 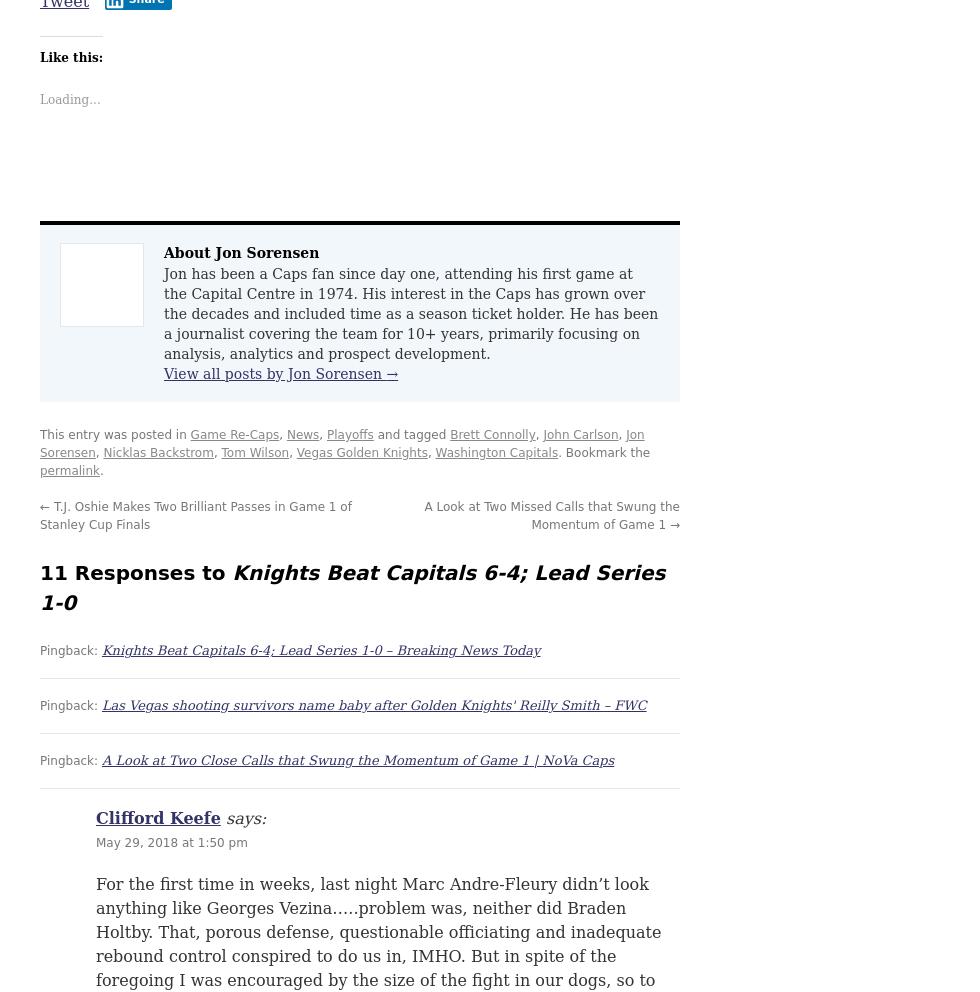 I want to click on 'About Jon Sorensen', so click(x=163, y=251).